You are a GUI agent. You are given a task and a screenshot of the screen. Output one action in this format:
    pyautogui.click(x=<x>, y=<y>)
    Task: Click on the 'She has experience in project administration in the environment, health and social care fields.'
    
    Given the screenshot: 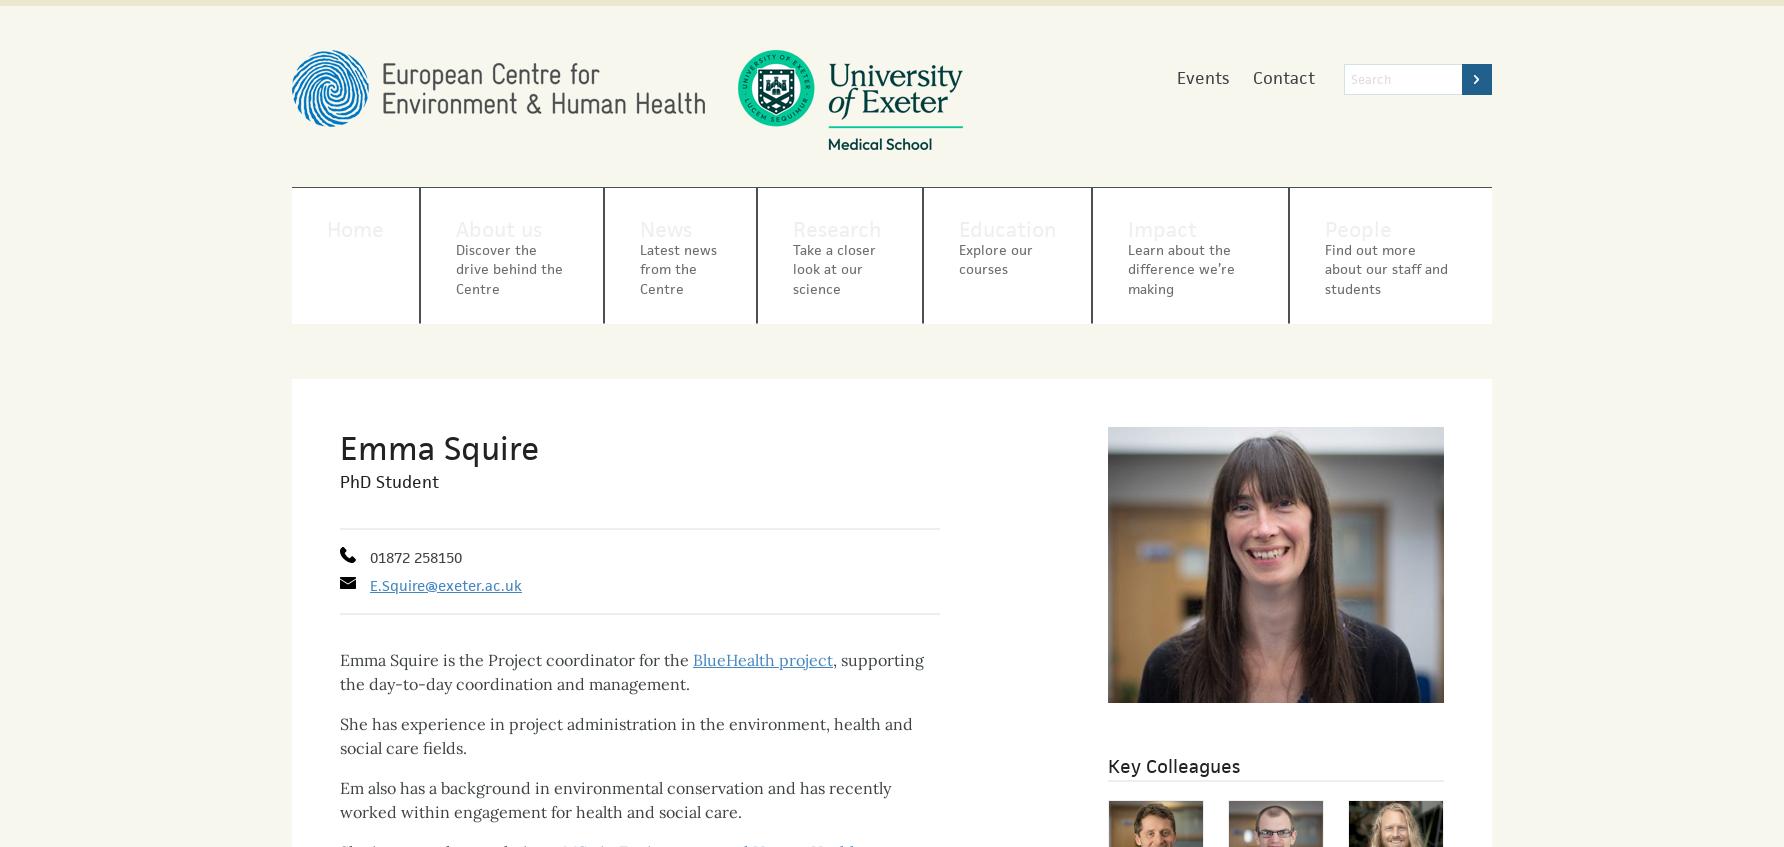 What is the action you would take?
    pyautogui.click(x=339, y=718)
    